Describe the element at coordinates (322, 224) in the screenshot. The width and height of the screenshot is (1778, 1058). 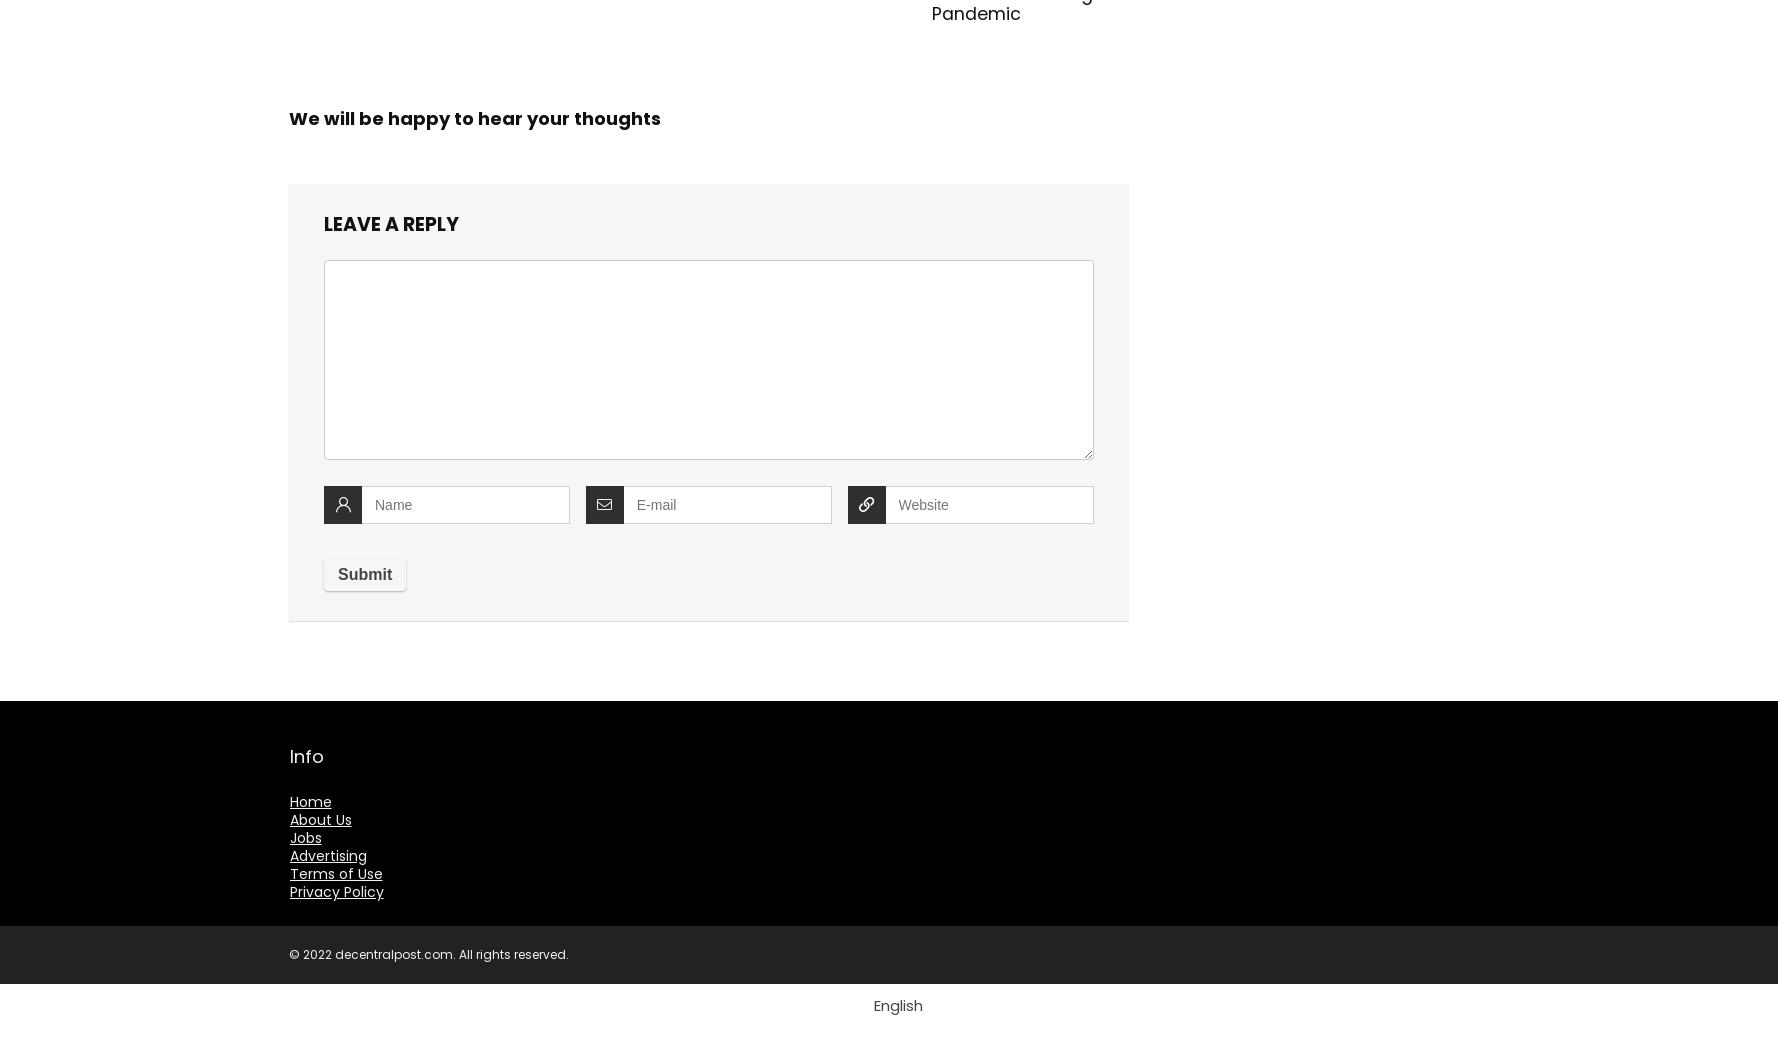
I see `'Leave a reply'` at that location.